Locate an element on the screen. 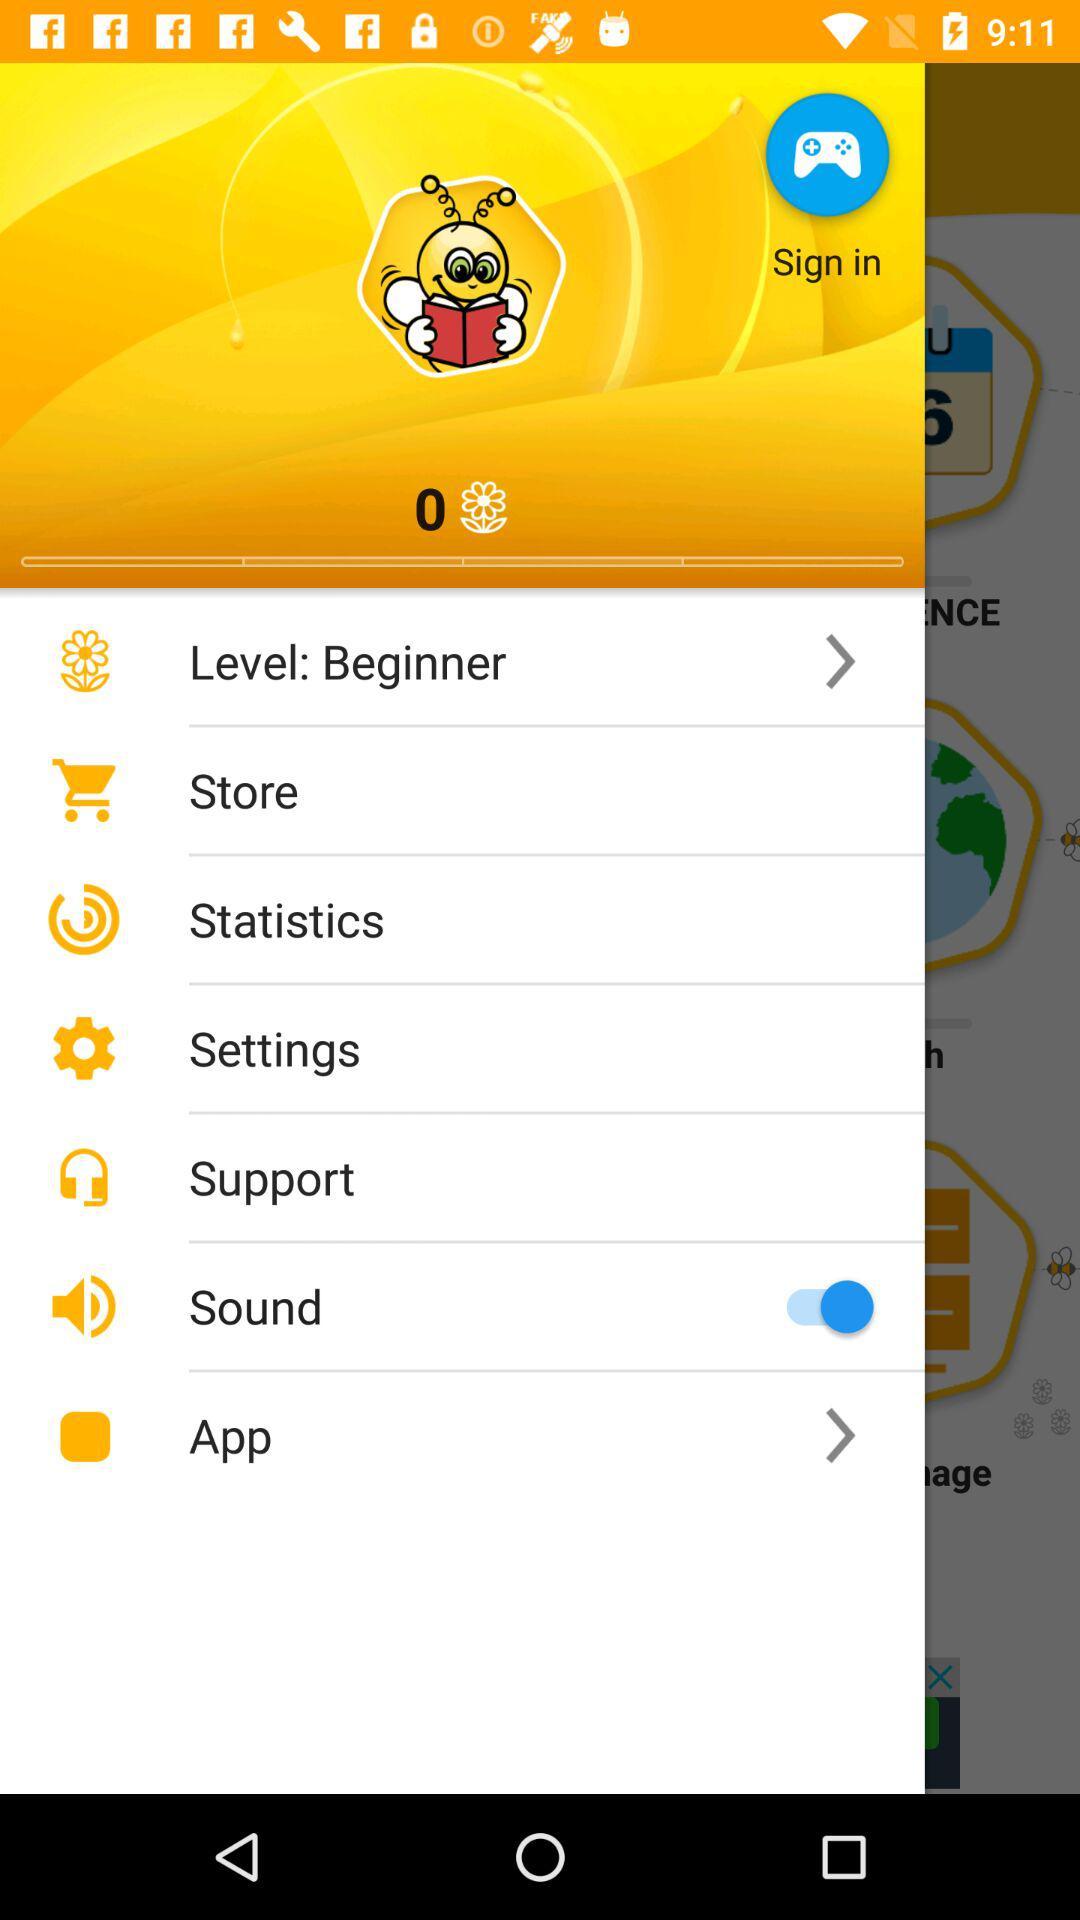 This screenshot has height=1920, width=1080. the icon which is right to the beginner is located at coordinates (840, 662).